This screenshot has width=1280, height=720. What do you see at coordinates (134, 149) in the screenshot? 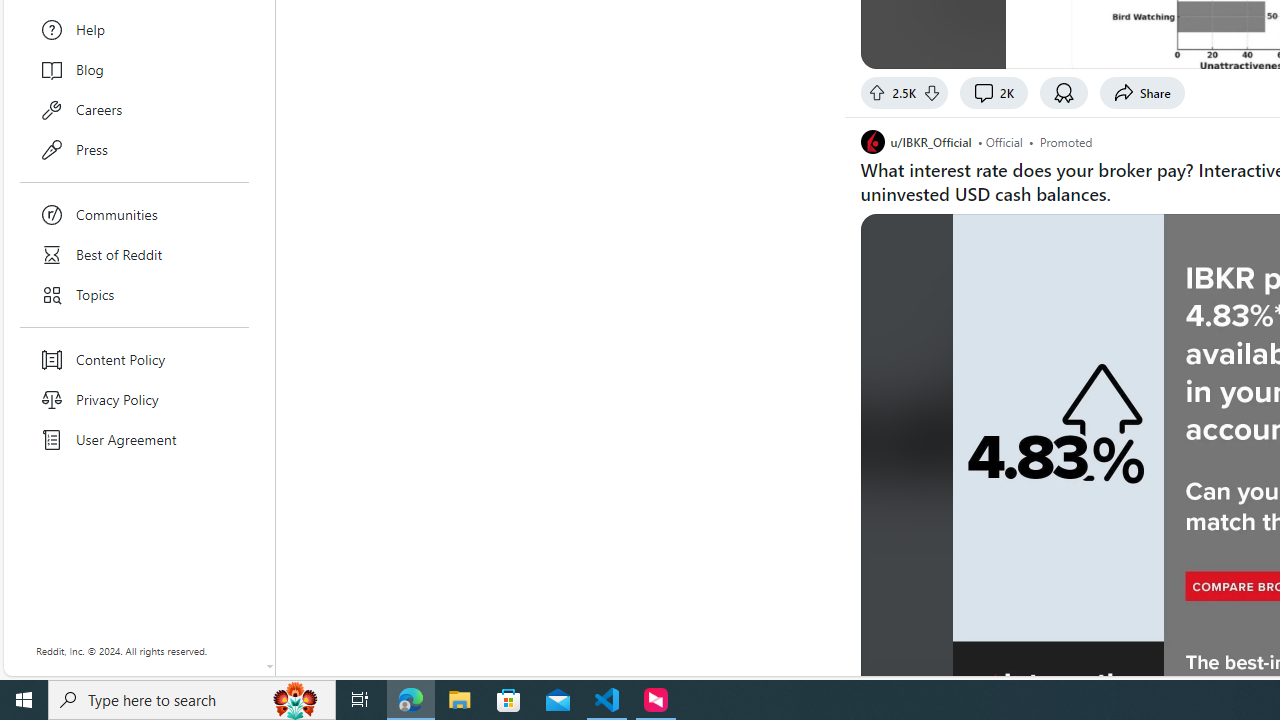
I see `'Press'` at bounding box center [134, 149].